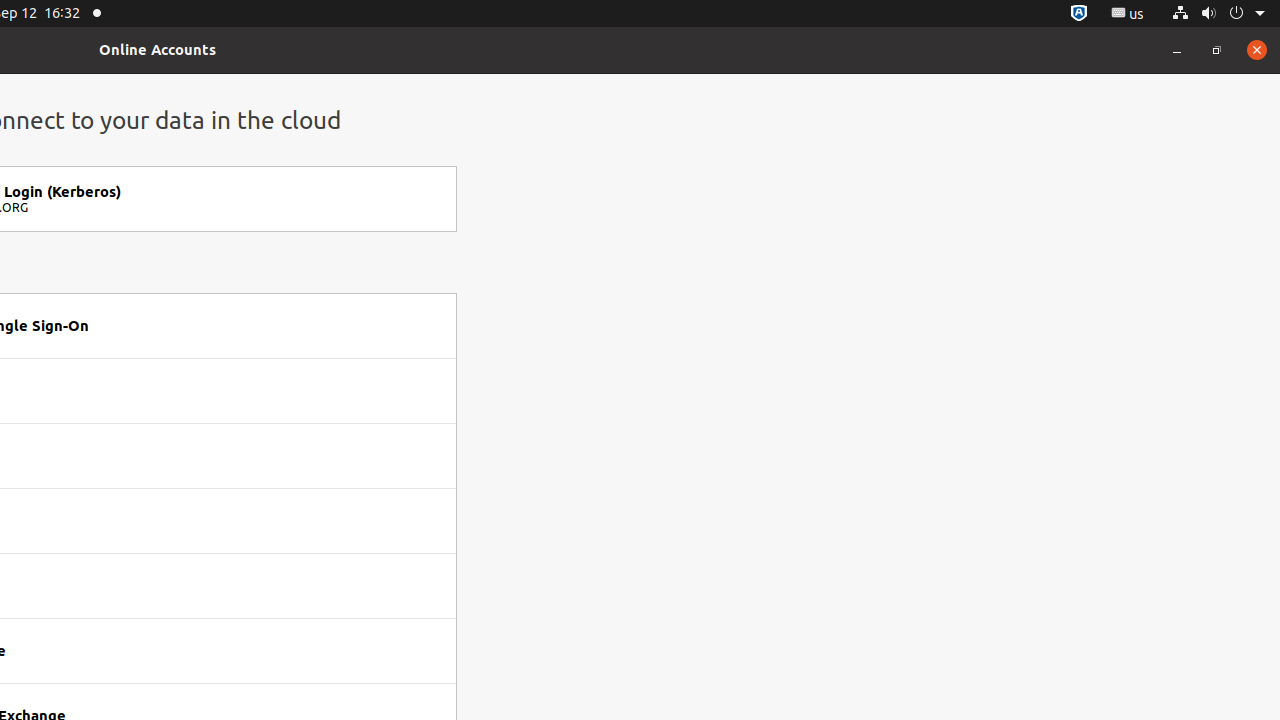 This screenshot has height=720, width=1280. Describe the element at coordinates (156, 48) in the screenshot. I see `'Online Accounts'` at that location.